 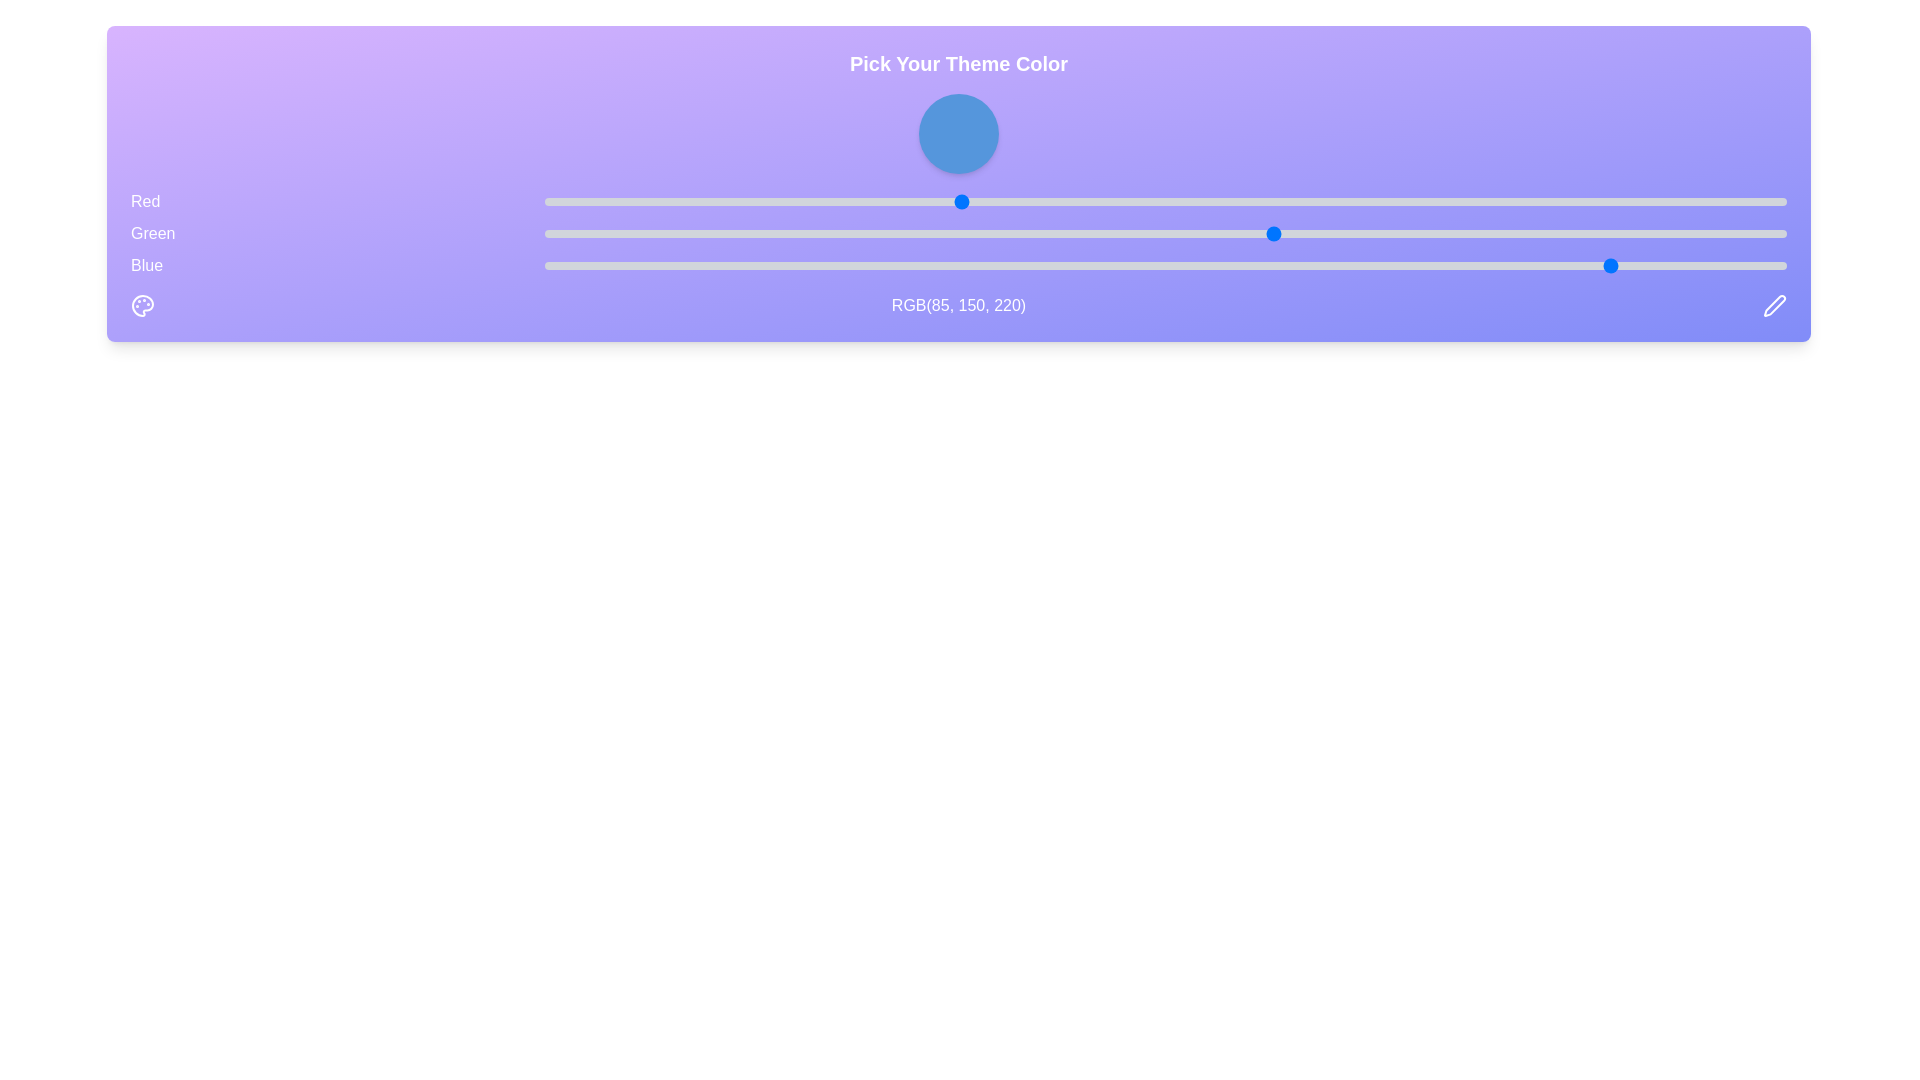 What do you see at coordinates (710, 201) in the screenshot?
I see `the slider's value` at bounding box center [710, 201].